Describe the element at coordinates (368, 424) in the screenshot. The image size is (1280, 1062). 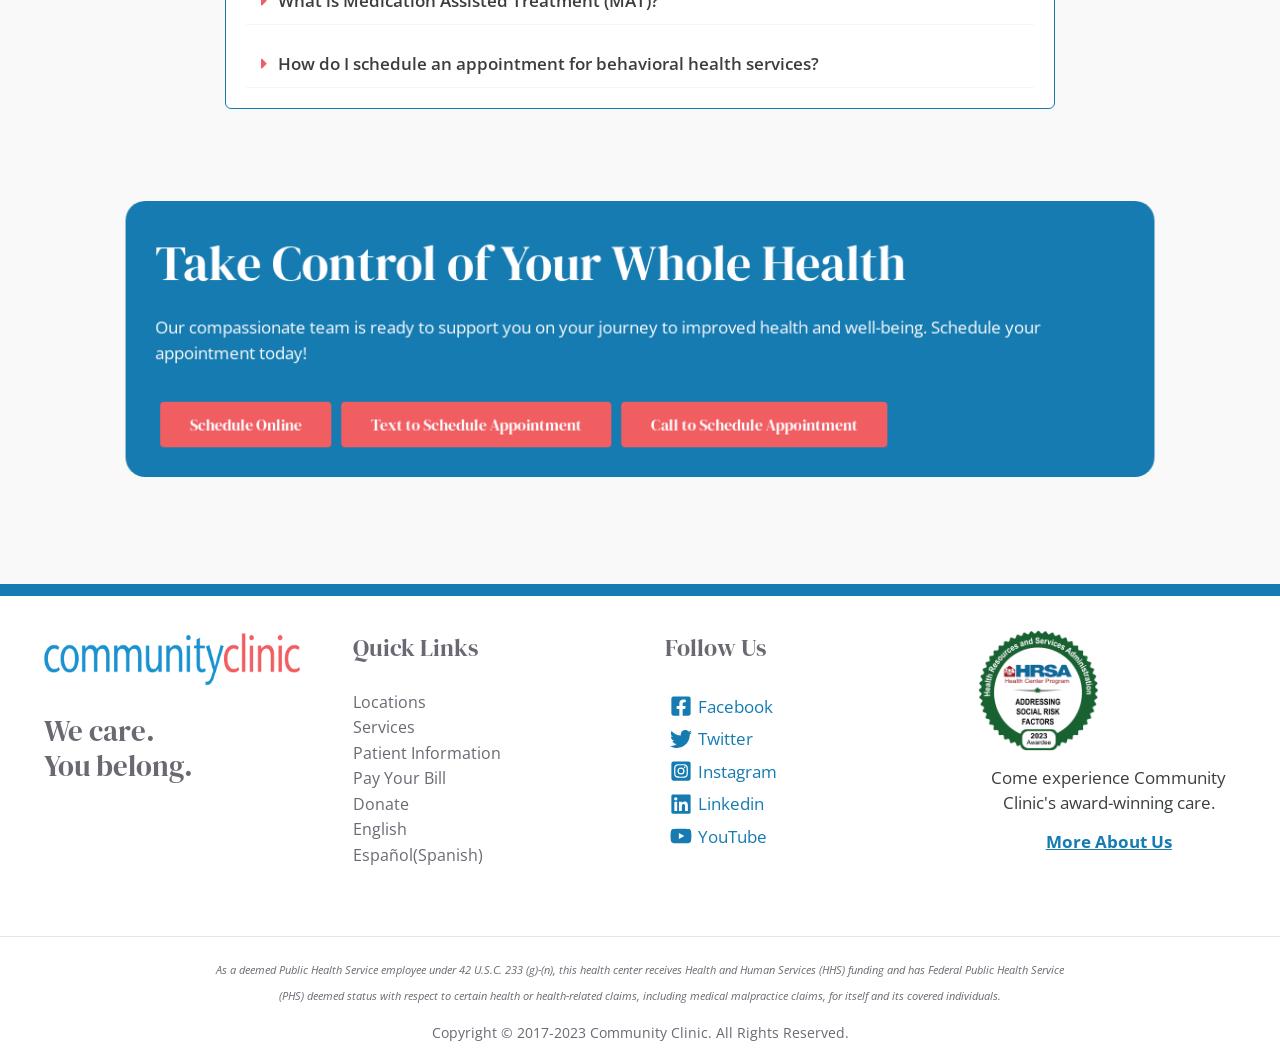
I see `'Text to Schedule Appointment'` at that location.